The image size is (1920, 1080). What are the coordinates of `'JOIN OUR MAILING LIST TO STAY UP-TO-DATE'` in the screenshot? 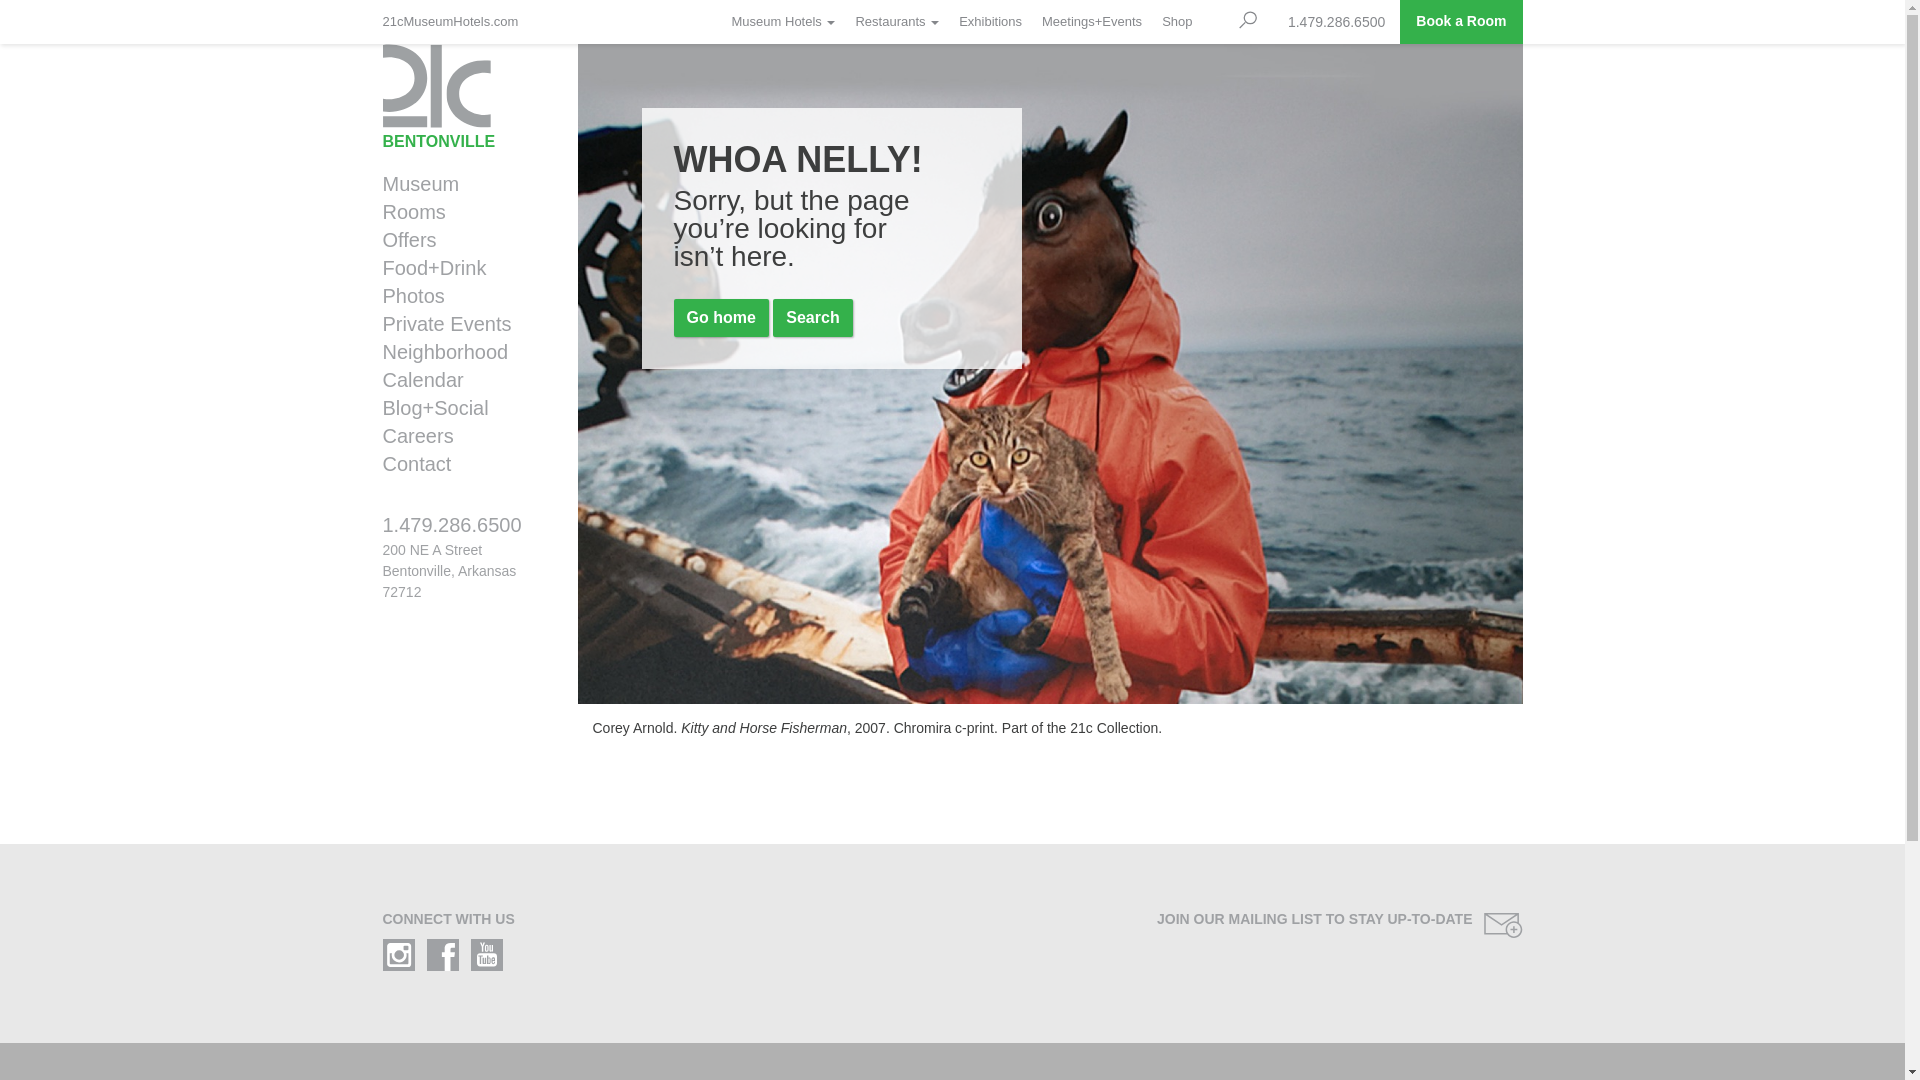 It's located at (1244, 925).